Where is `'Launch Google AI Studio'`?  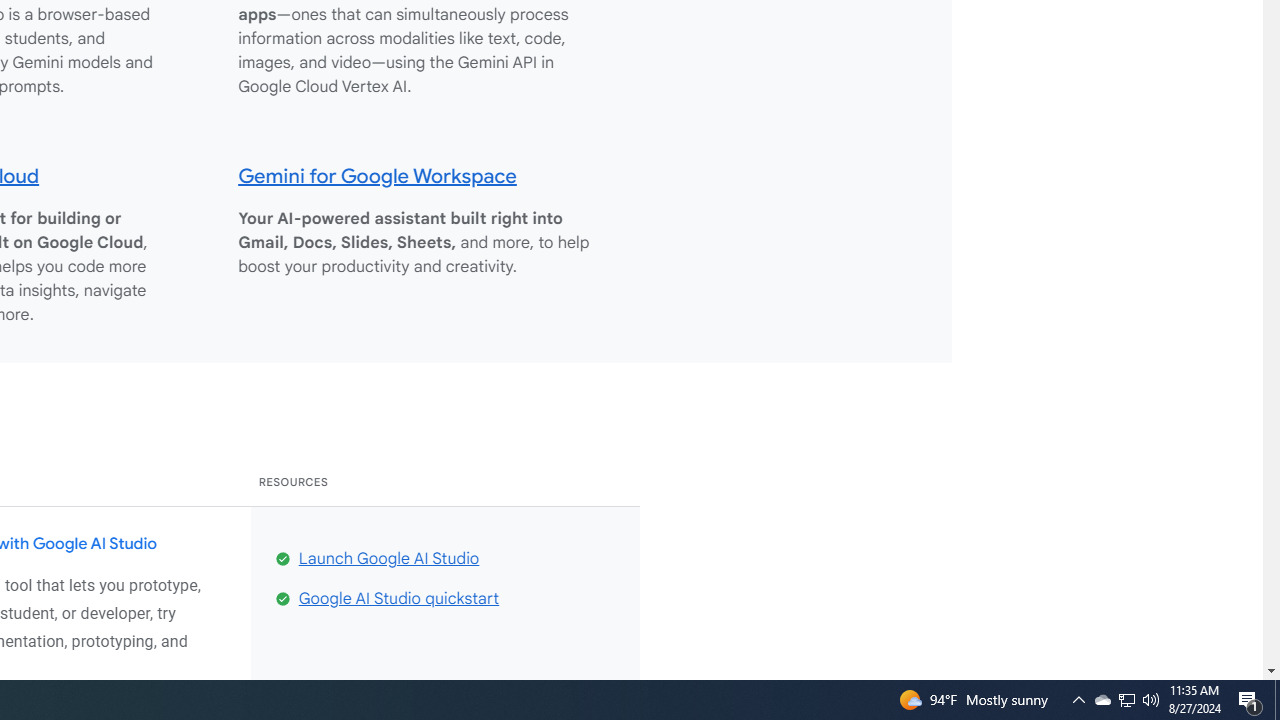 'Launch Google AI Studio' is located at coordinates (389, 558).